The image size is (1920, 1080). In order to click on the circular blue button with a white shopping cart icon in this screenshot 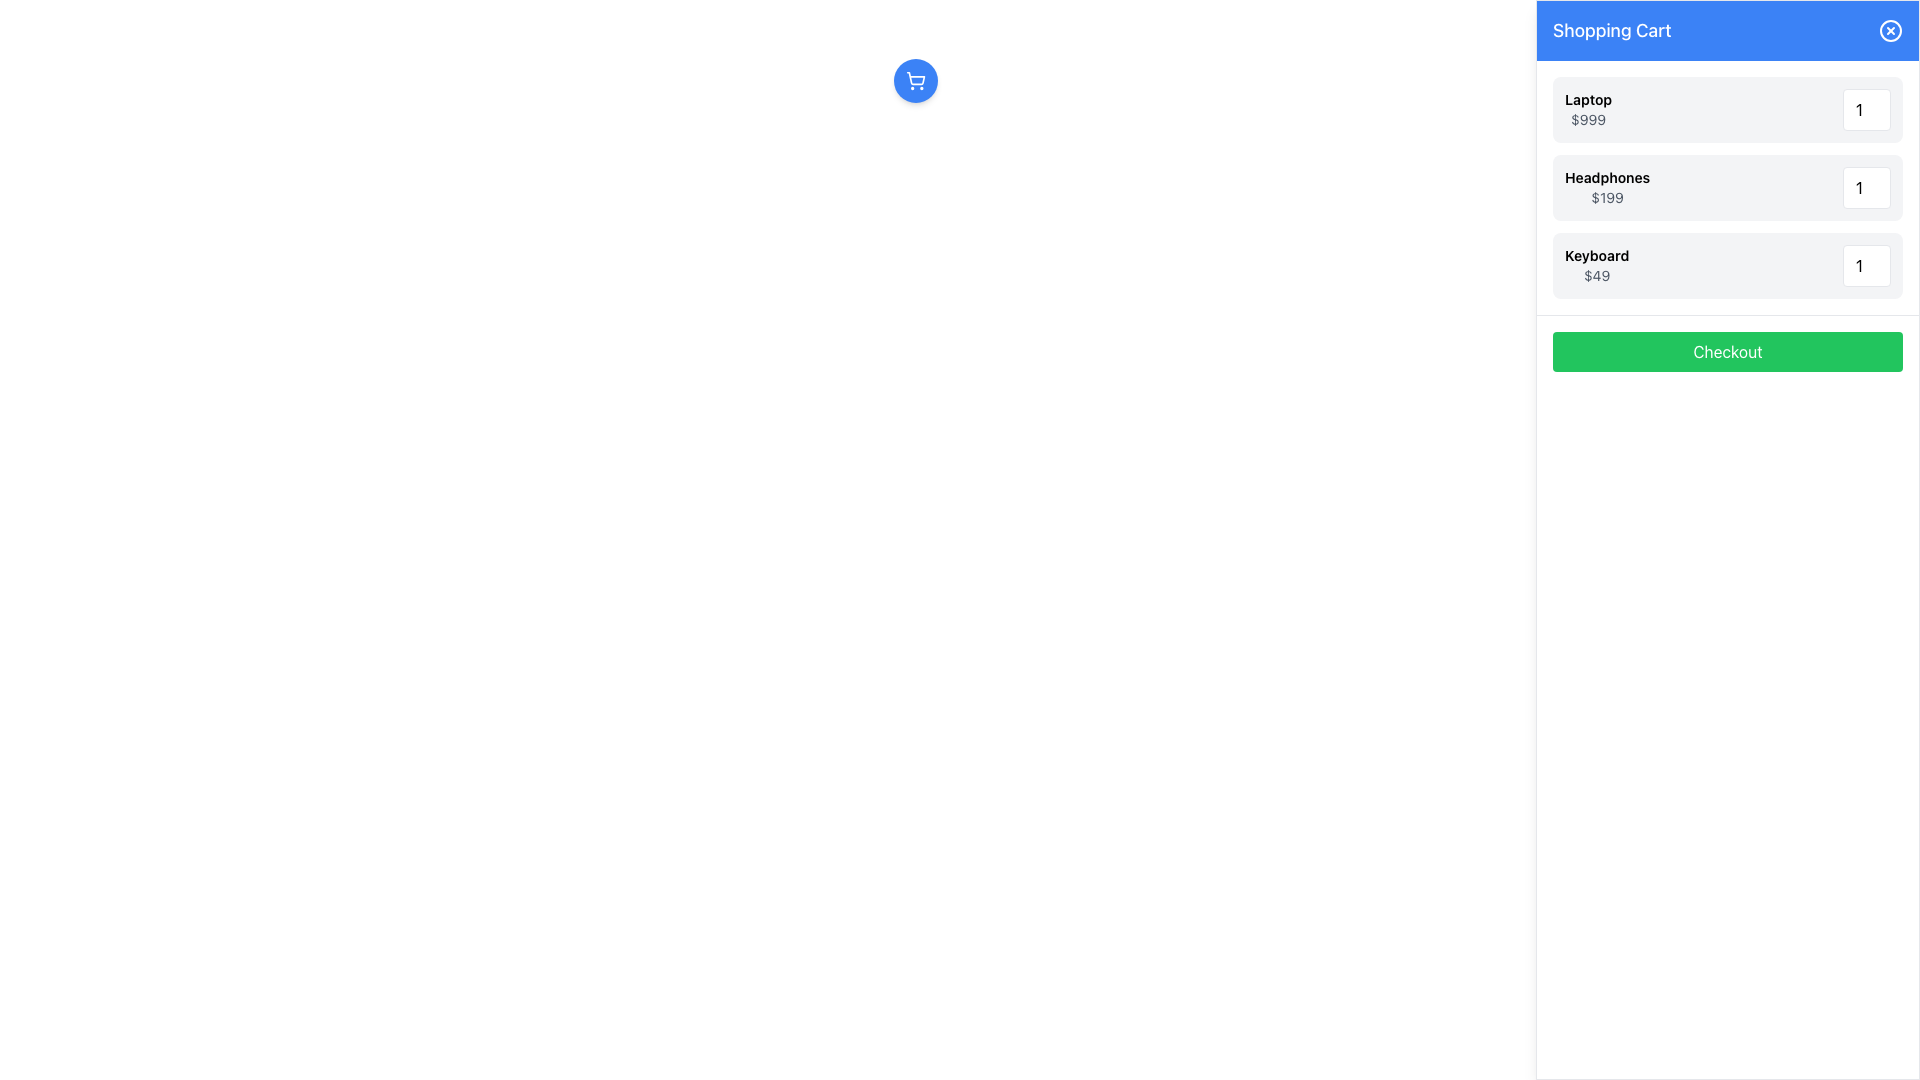, I will do `click(914, 80)`.